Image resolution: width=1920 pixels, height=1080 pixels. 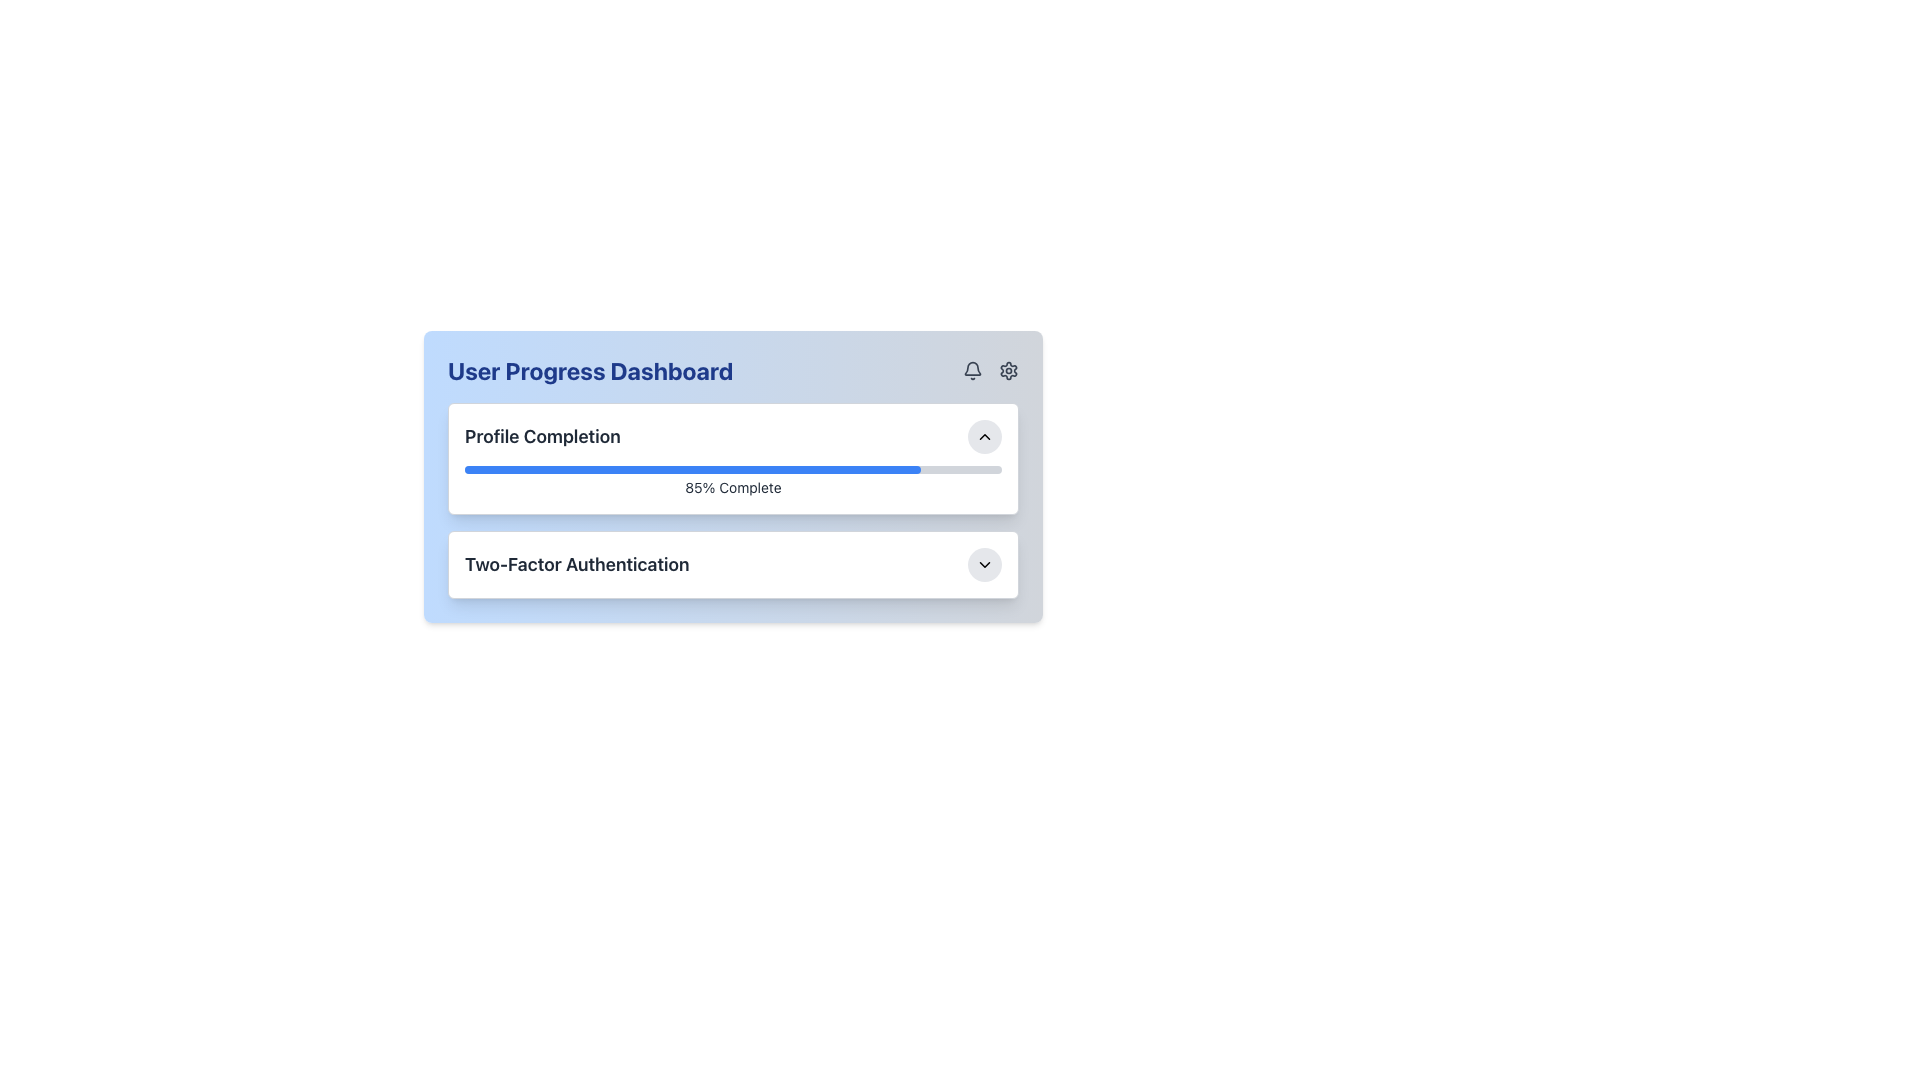 I want to click on title Text Label located in the top-left area of the dashboard view for information, so click(x=589, y=370).